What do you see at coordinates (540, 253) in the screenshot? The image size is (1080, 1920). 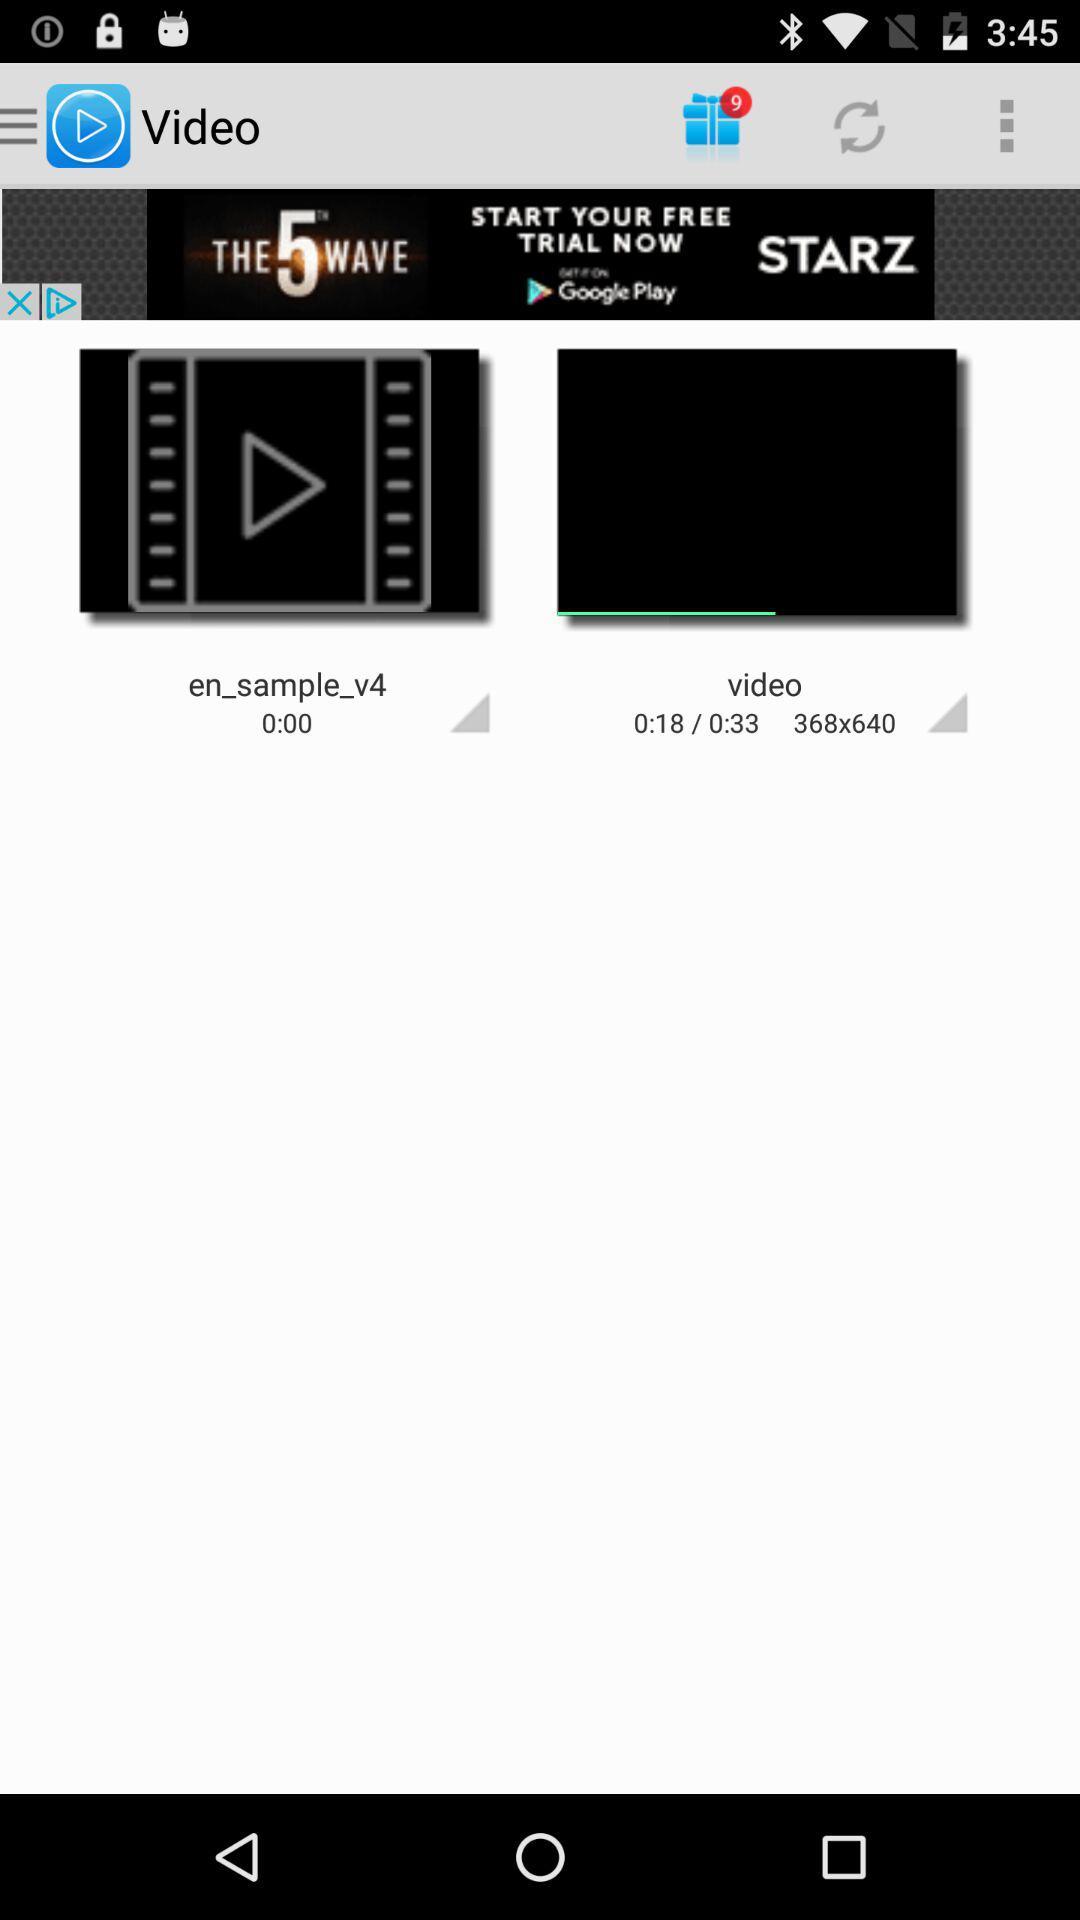 I see `the 5 wave` at bounding box center [540, 253].